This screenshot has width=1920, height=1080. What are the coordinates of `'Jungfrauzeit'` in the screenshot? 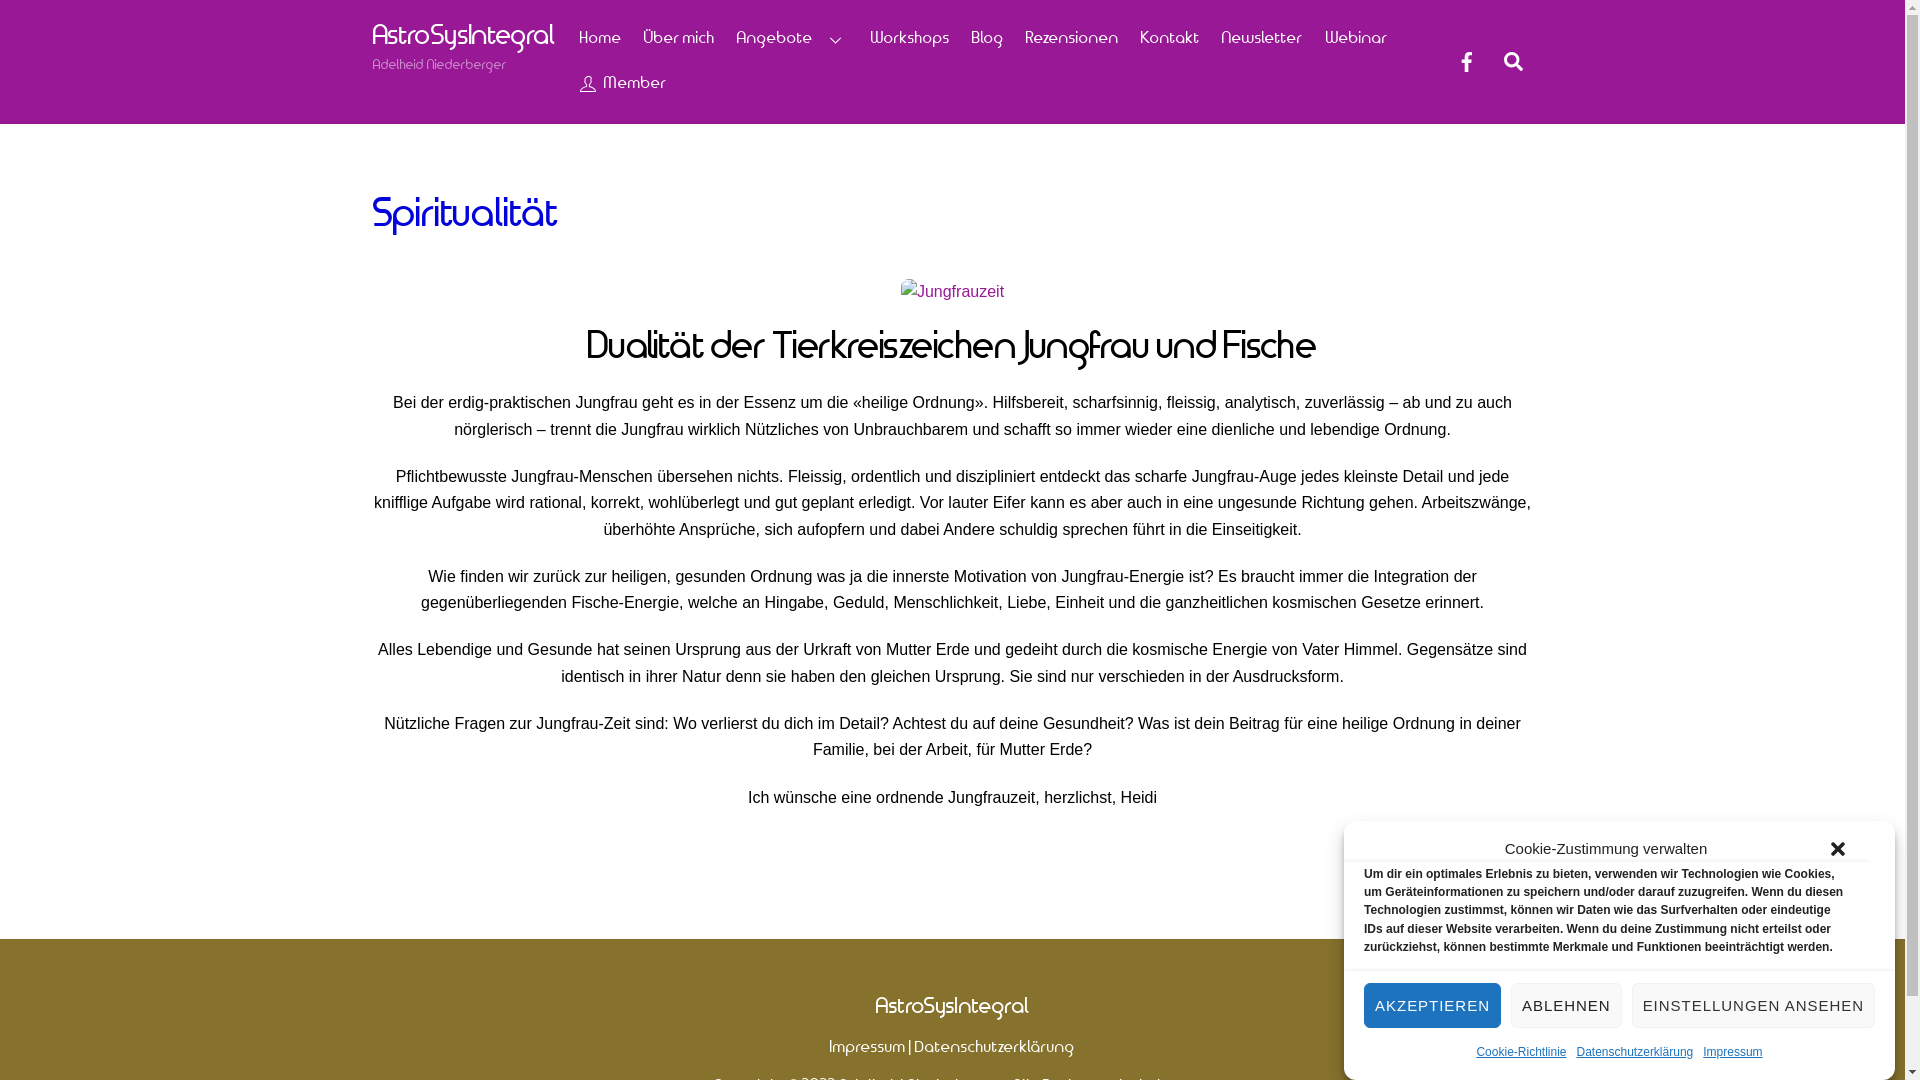 It's located at (900, 292).